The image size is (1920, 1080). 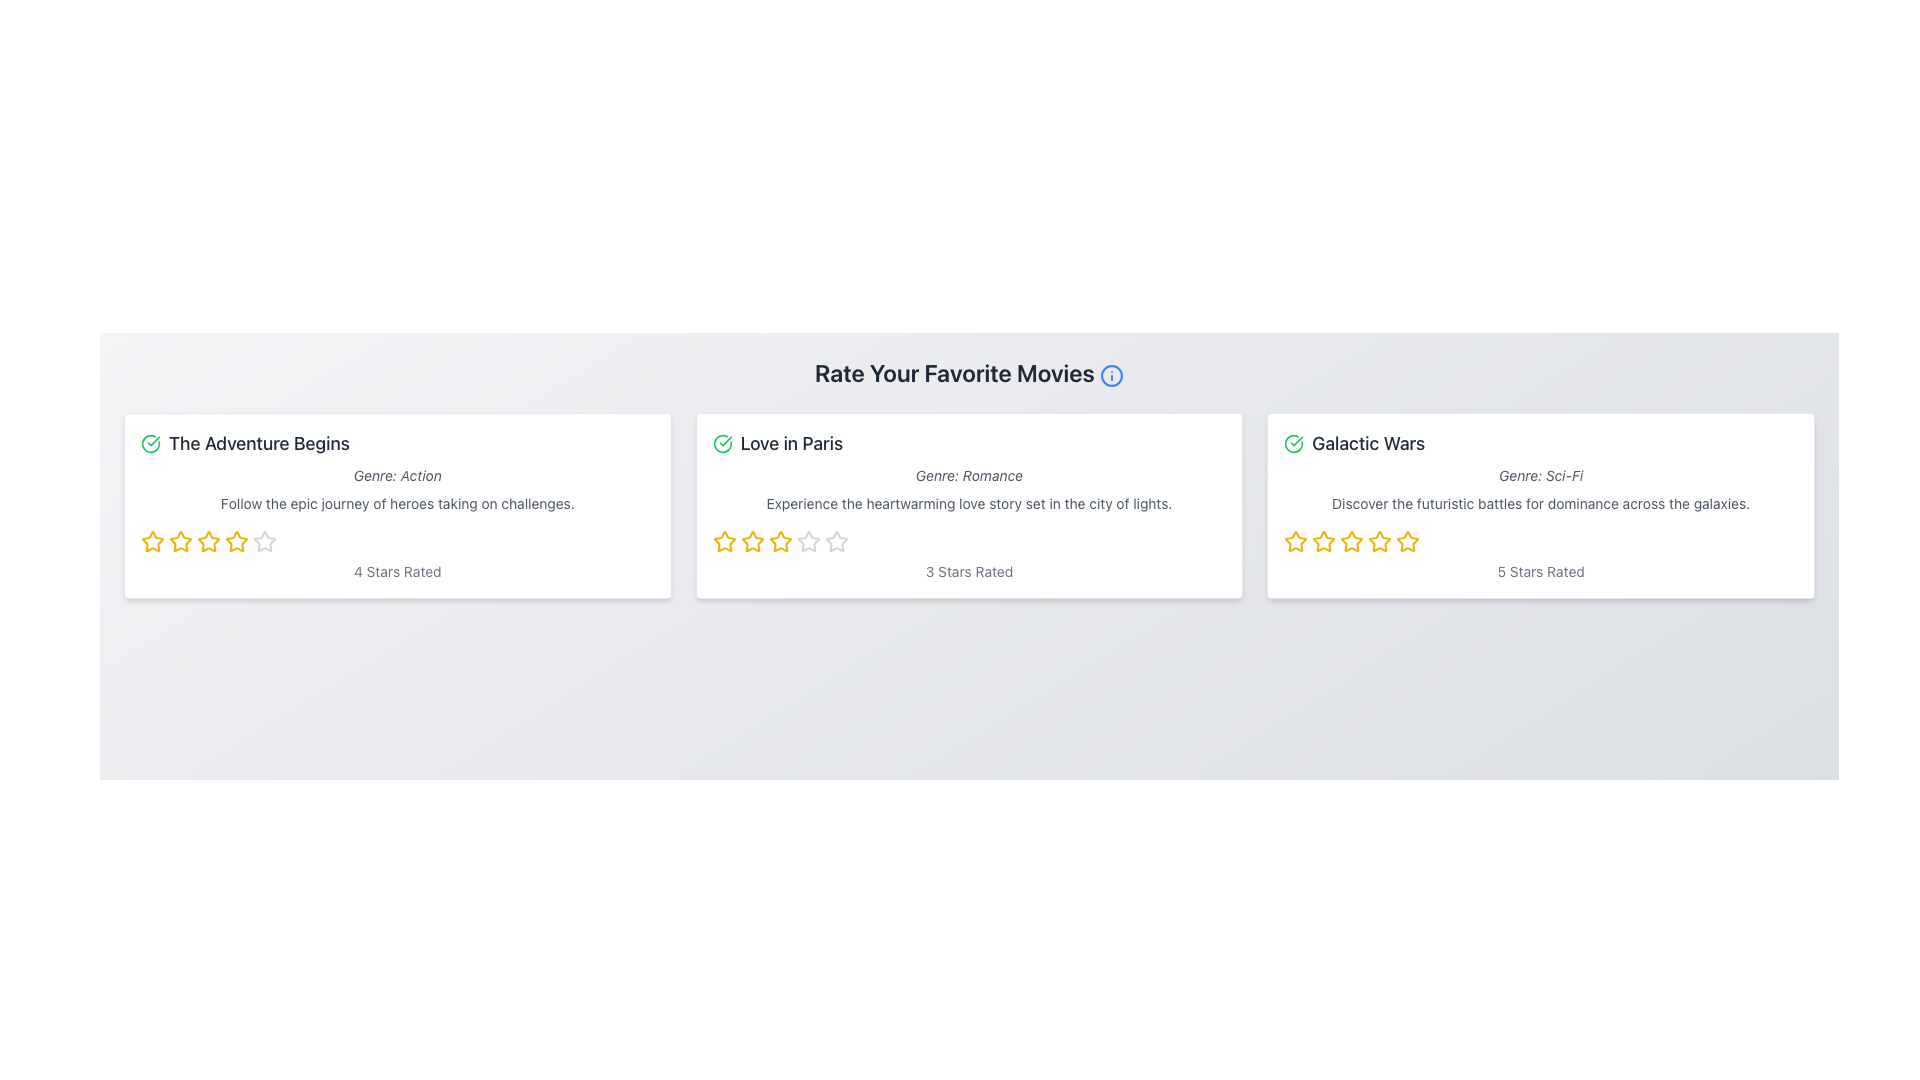 I want to click on the text label displaying '3 Stars Rated' which is styled in a small gray font and located beneath the star rating section of the 'Love in Paris' card, so click(x=969, y=571).